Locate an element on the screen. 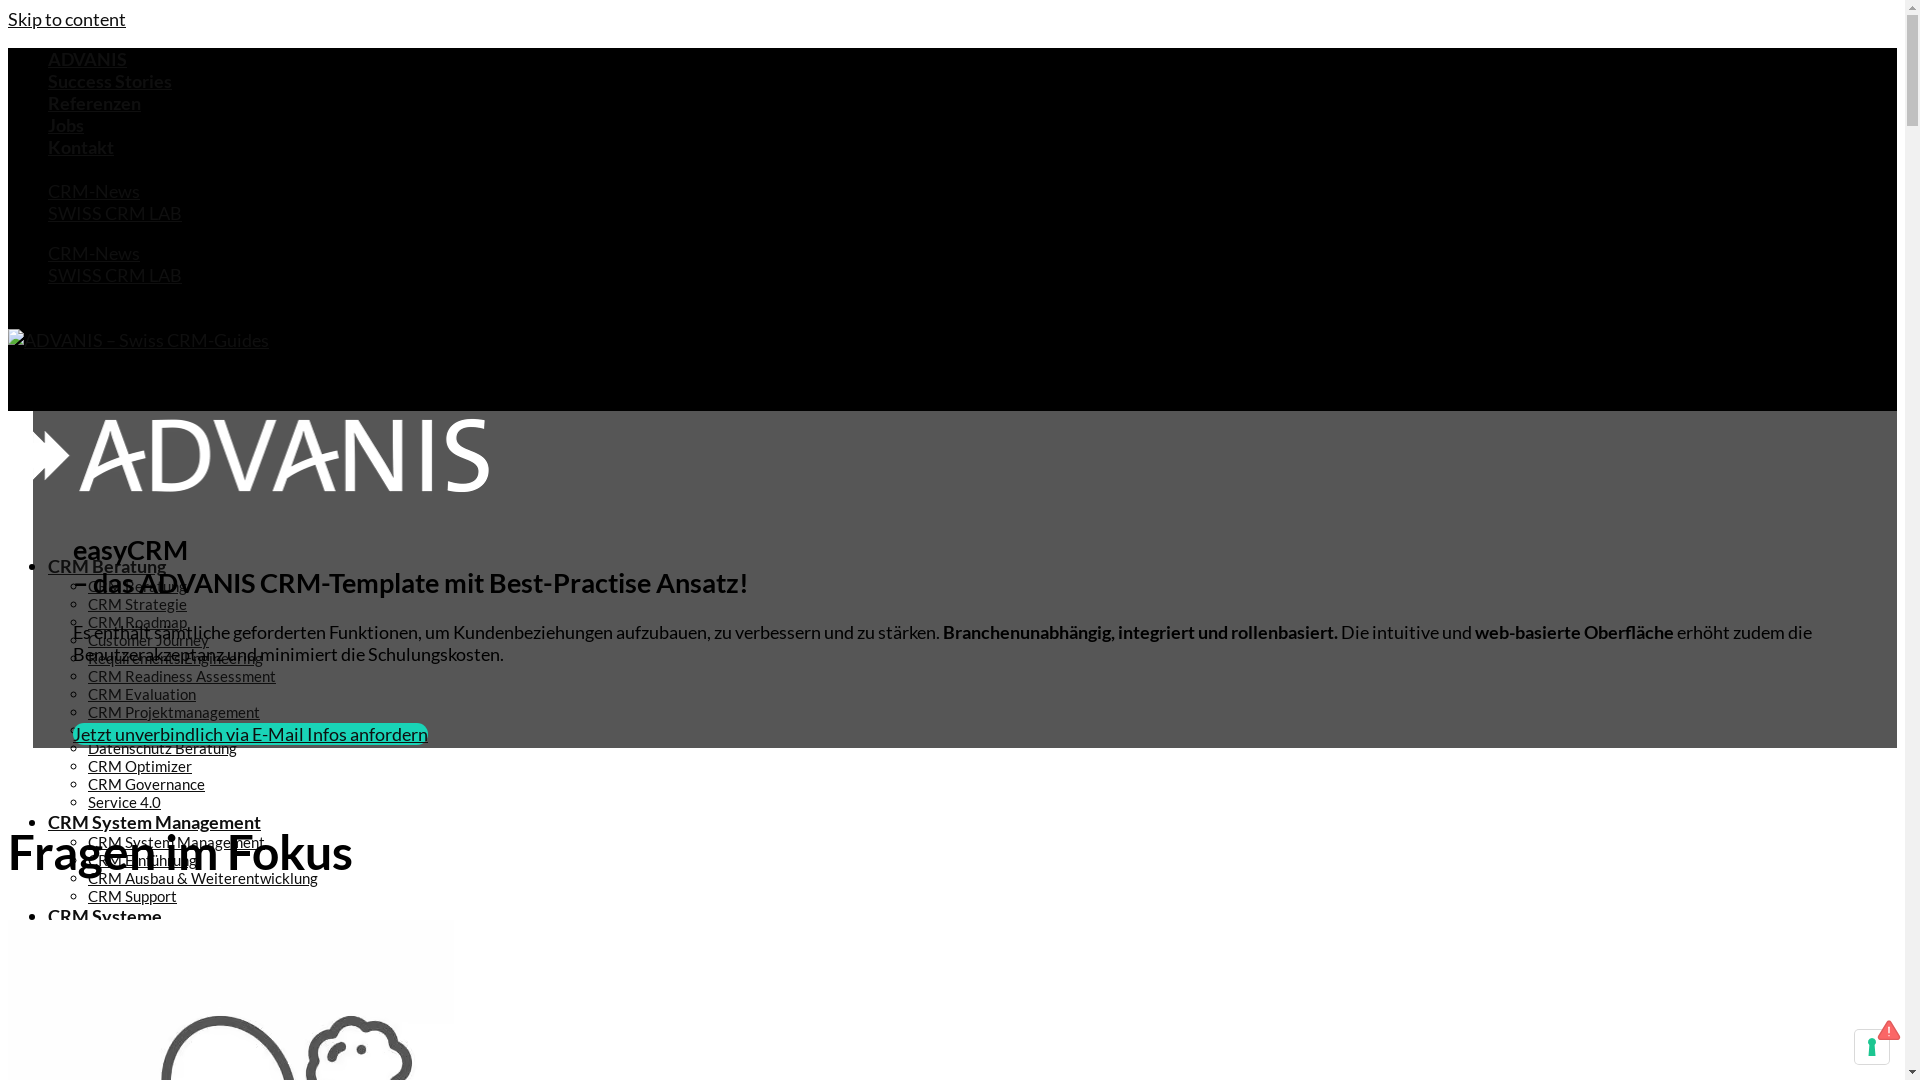  'CRM Ausbau & Weiterentwicklung' is located at coordinates (202, 877).